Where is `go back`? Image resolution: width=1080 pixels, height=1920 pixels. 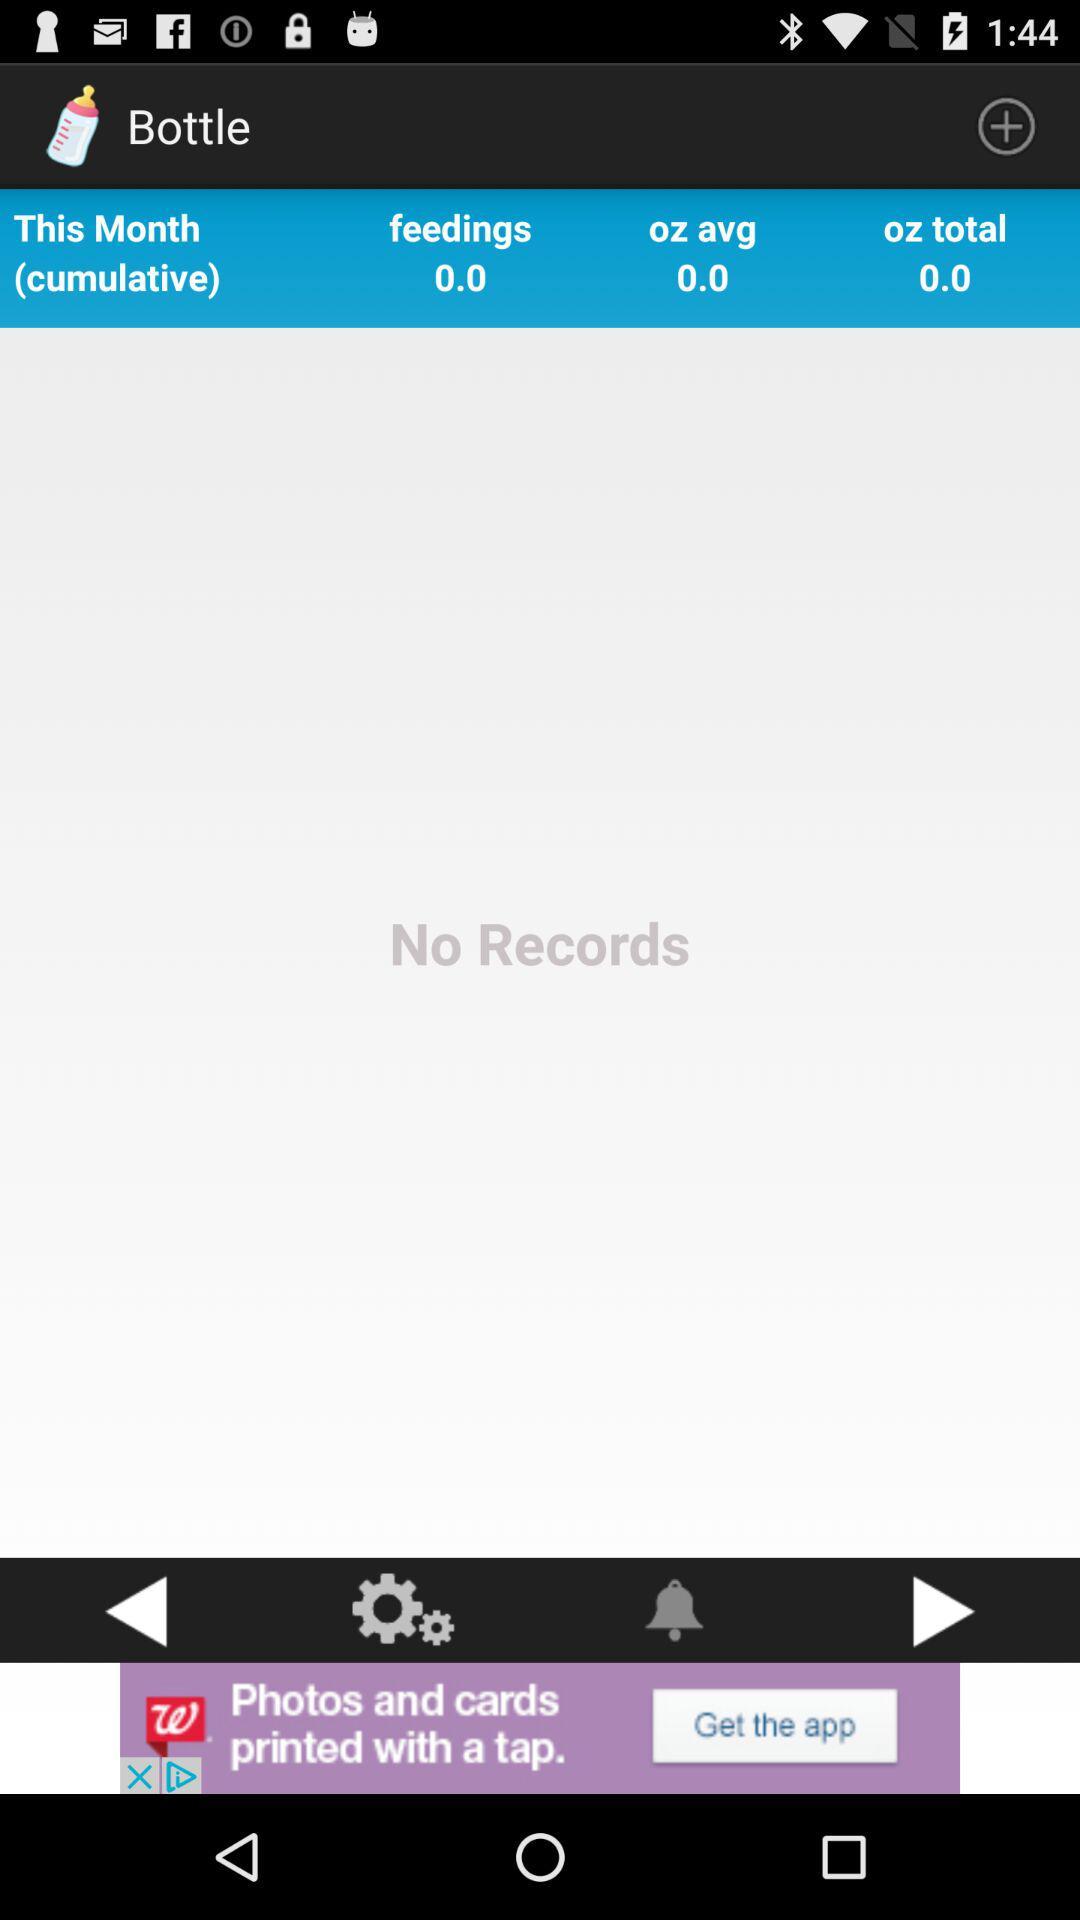
go back is located at coordinates (135, 1610).